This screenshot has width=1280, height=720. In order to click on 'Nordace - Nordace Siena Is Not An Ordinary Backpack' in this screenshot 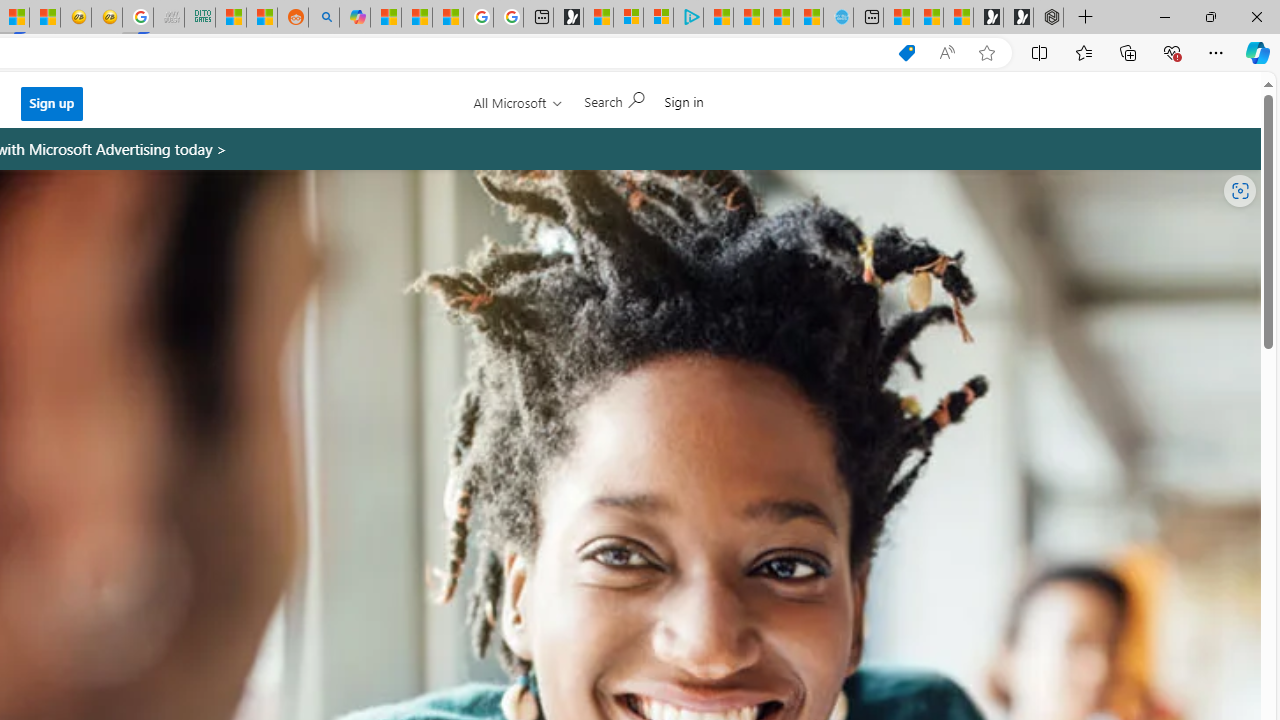, I will do `click(1047, 17)`.